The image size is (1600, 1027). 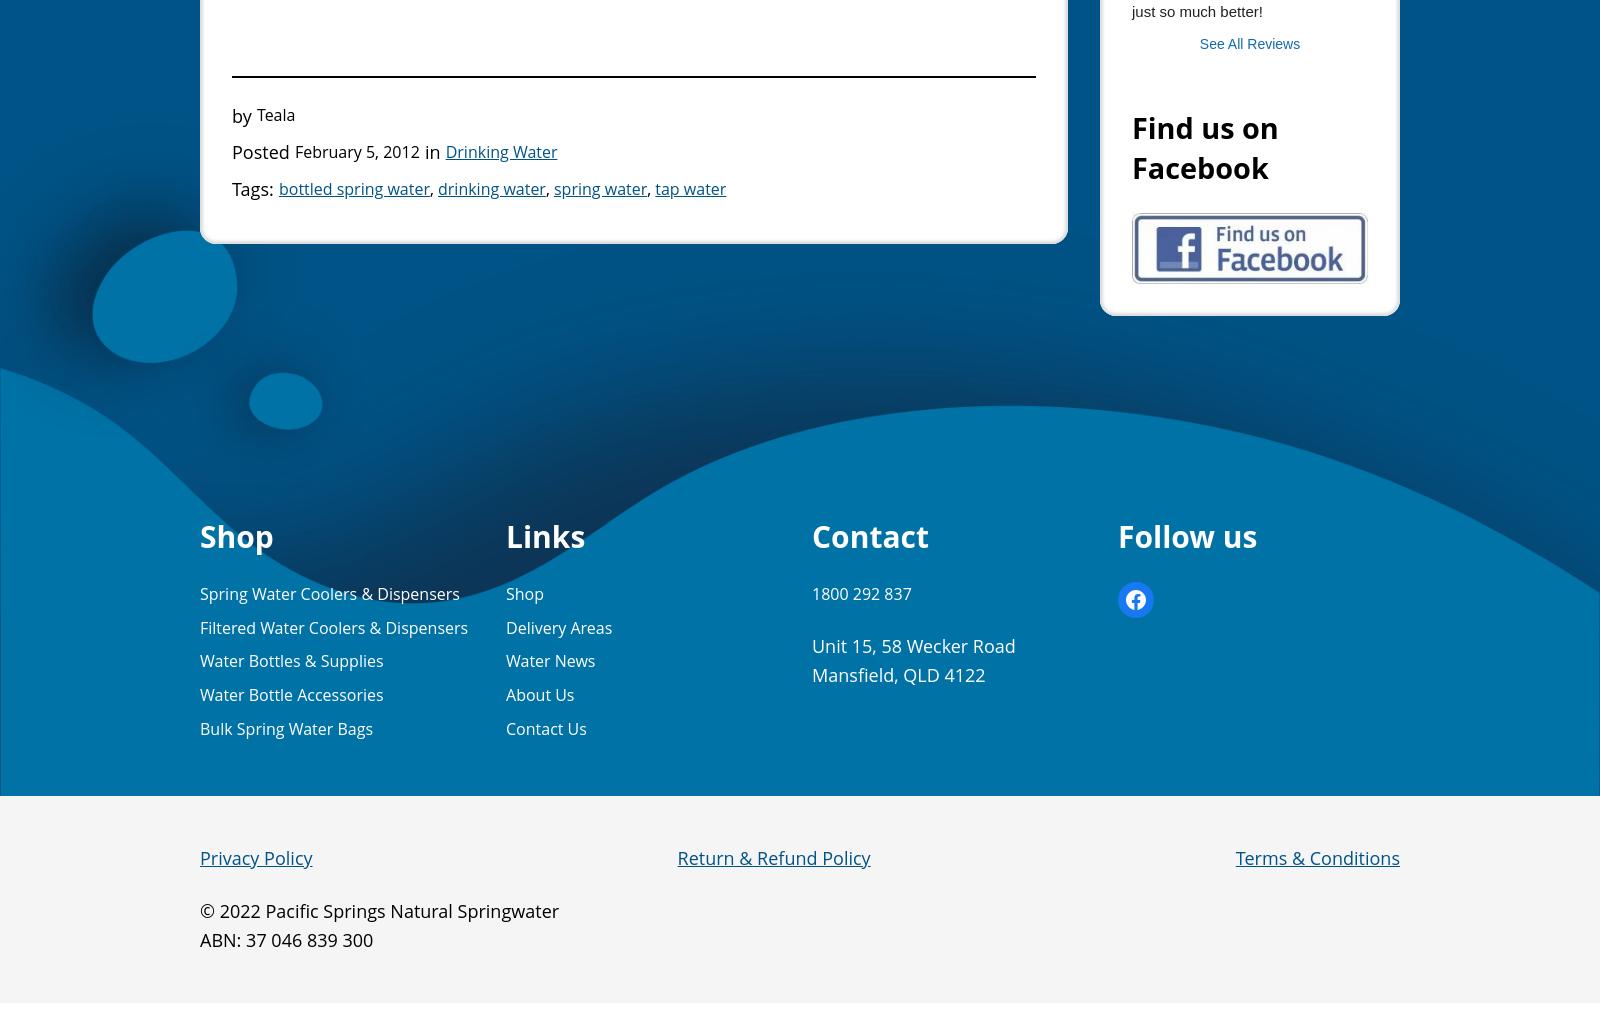 What do you see at coordinates (1132, 147) in the screenshot?
I see `'Find us on Facebook'` at bounding box center [1132, 147].